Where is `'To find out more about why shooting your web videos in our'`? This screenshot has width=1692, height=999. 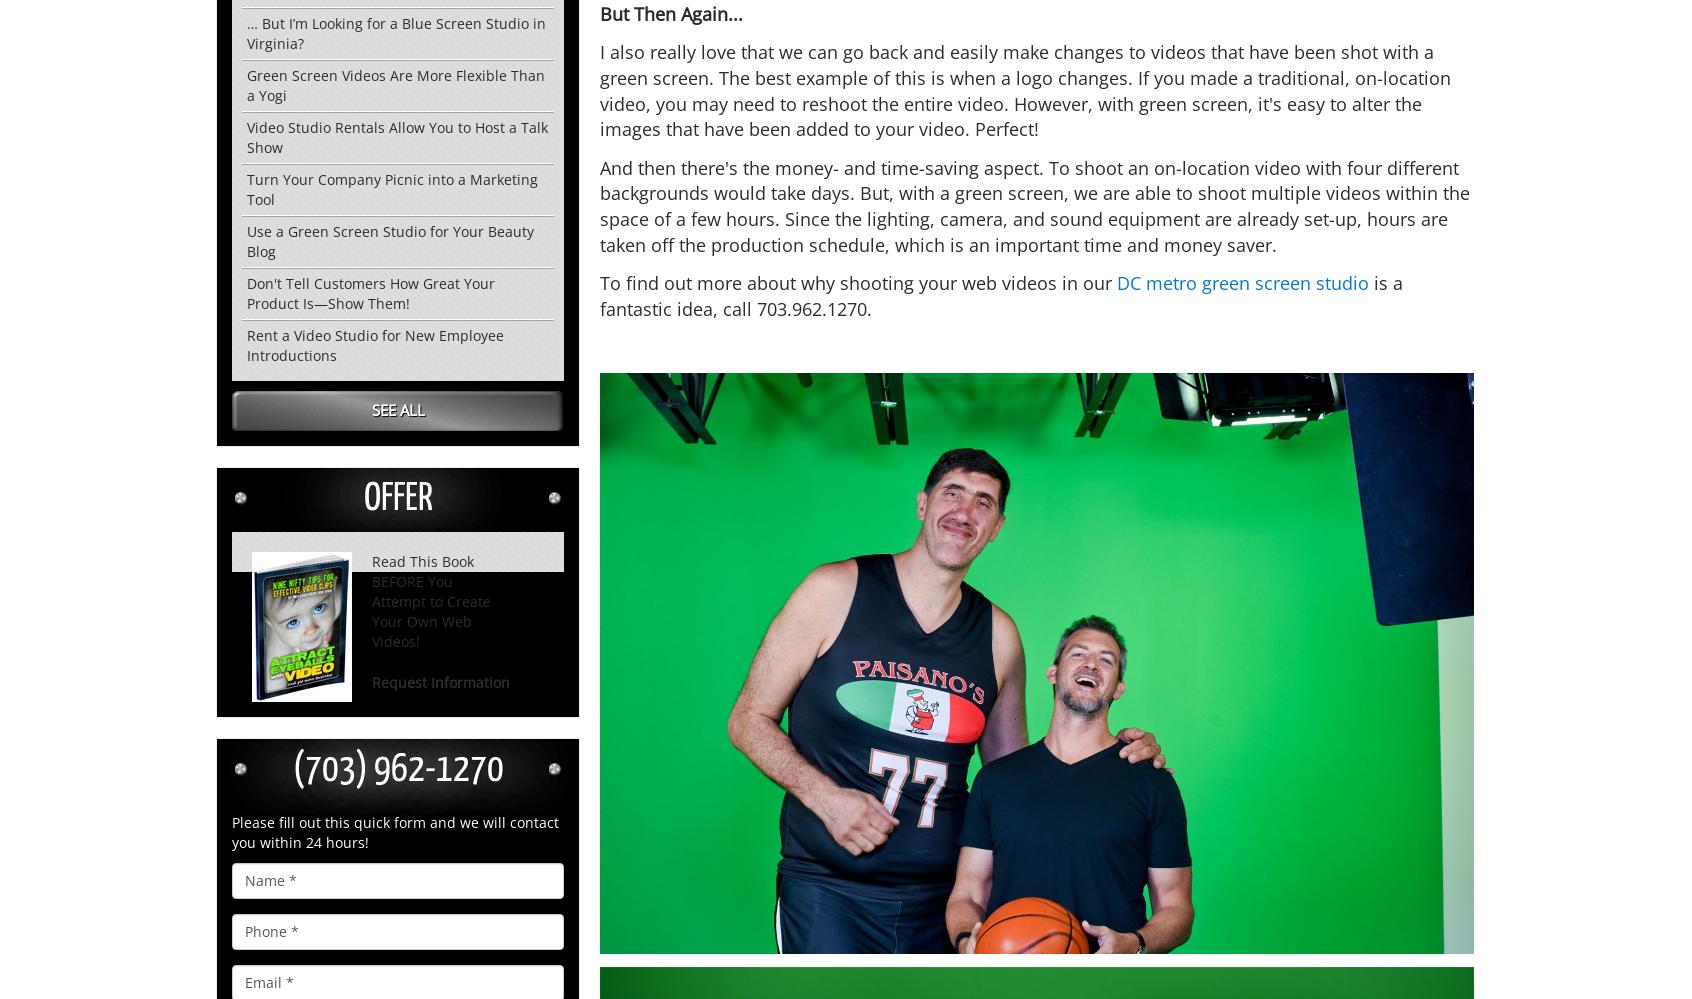 'To find out more about why shooting your web videos in our' is located at coordinates (857, 282).